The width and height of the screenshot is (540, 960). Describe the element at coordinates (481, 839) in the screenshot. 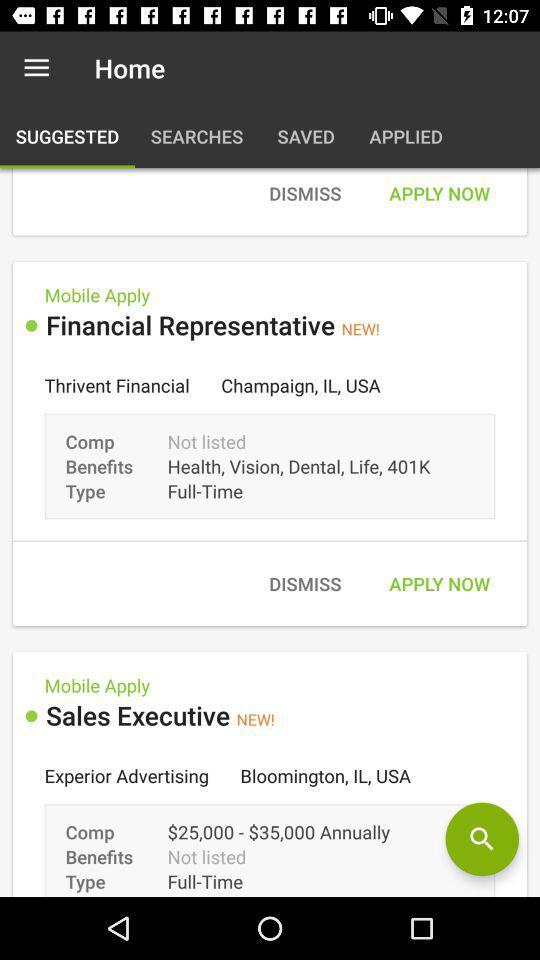

I see `icon below the apply now icon` at that location.